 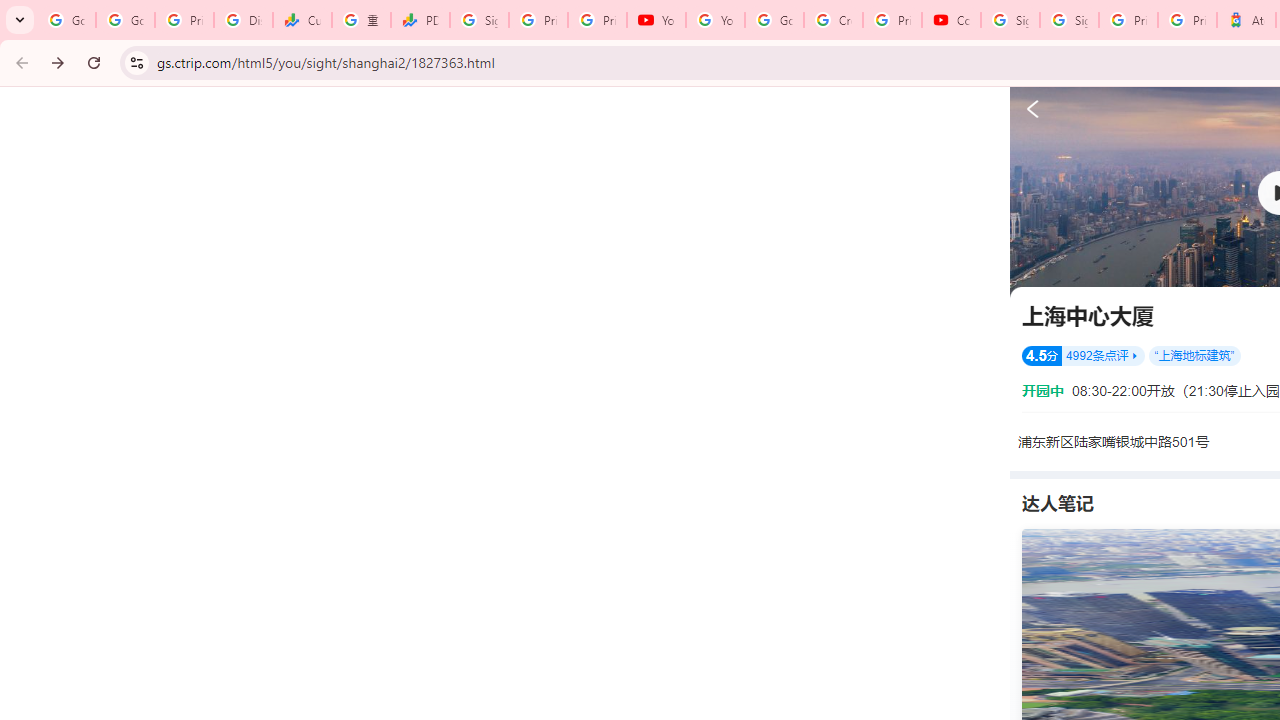 I want to click on 'Google Workspace Admin Community', so click(x=66, y=20).